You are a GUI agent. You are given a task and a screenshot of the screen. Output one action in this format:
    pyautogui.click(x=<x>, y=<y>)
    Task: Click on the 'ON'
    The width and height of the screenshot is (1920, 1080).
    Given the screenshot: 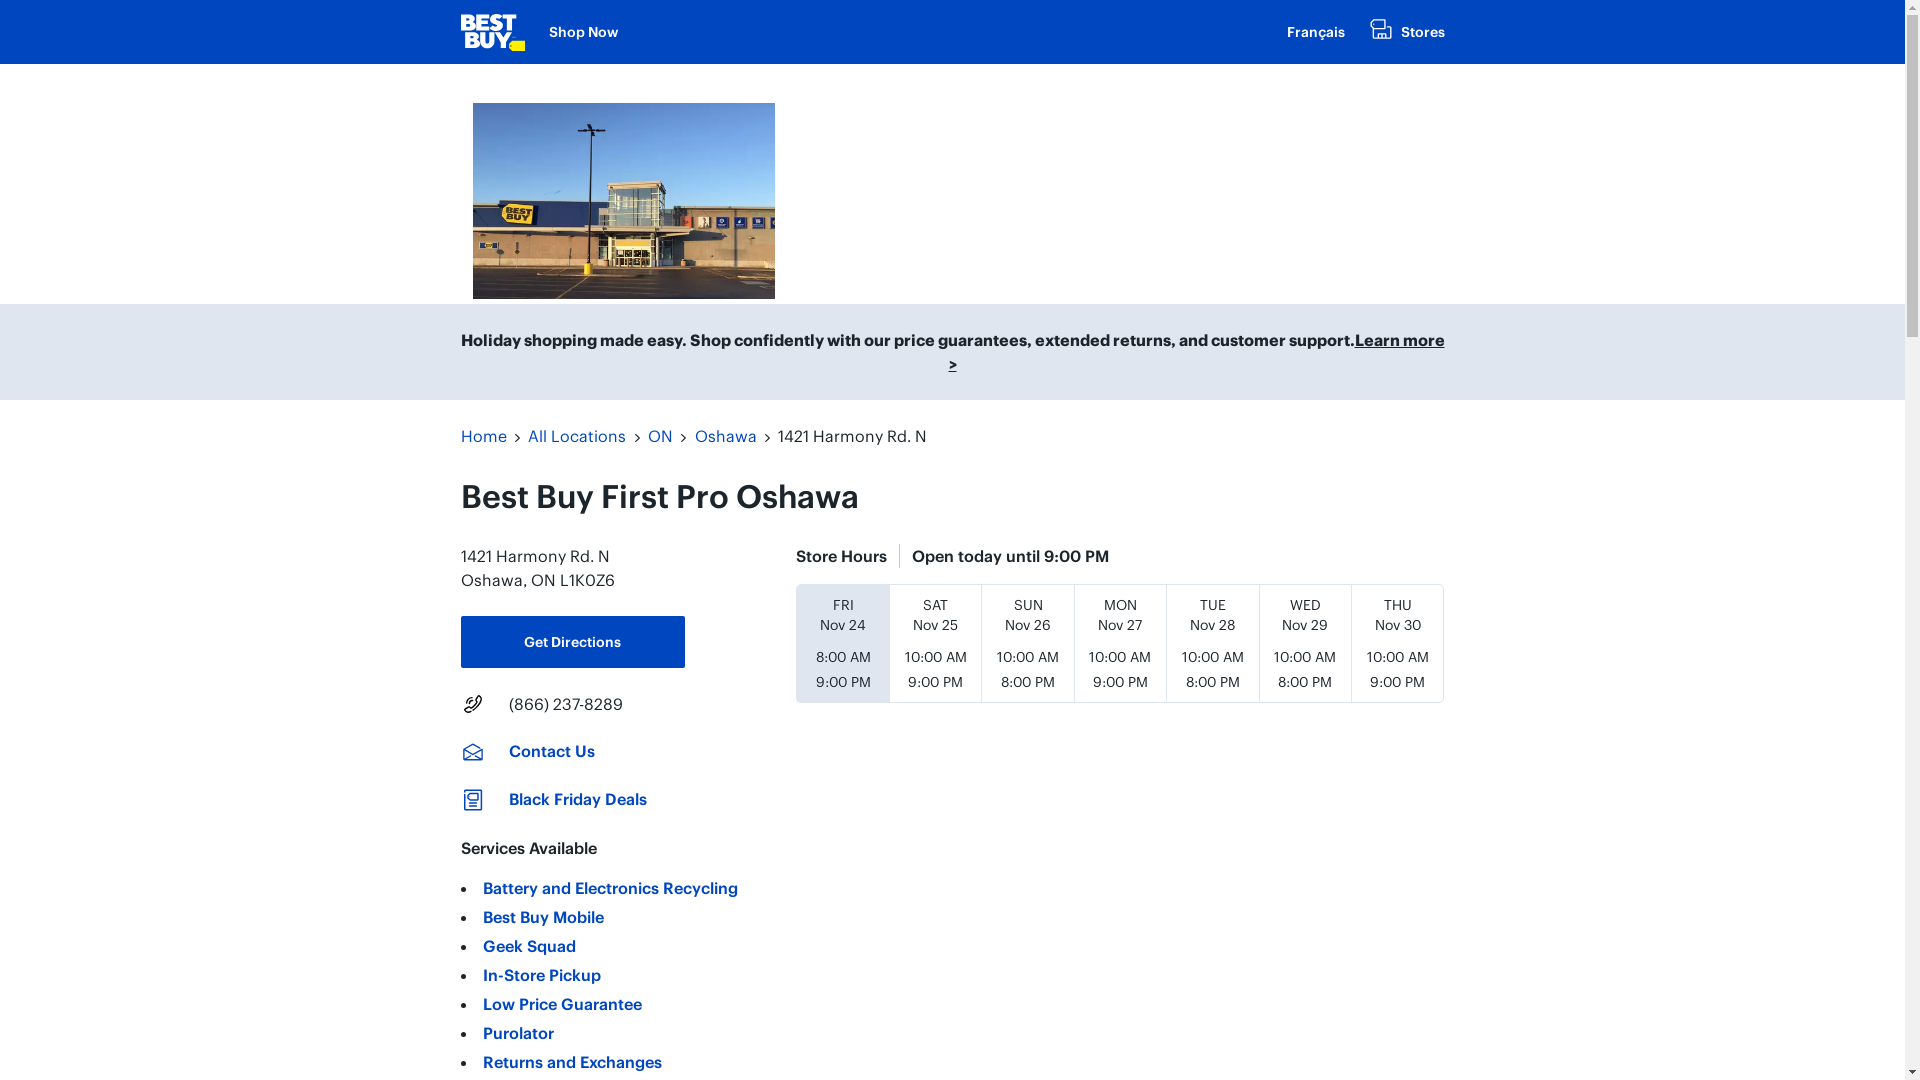 What is the action you would take?
    pyautogui.click(x=660, y=434)
    